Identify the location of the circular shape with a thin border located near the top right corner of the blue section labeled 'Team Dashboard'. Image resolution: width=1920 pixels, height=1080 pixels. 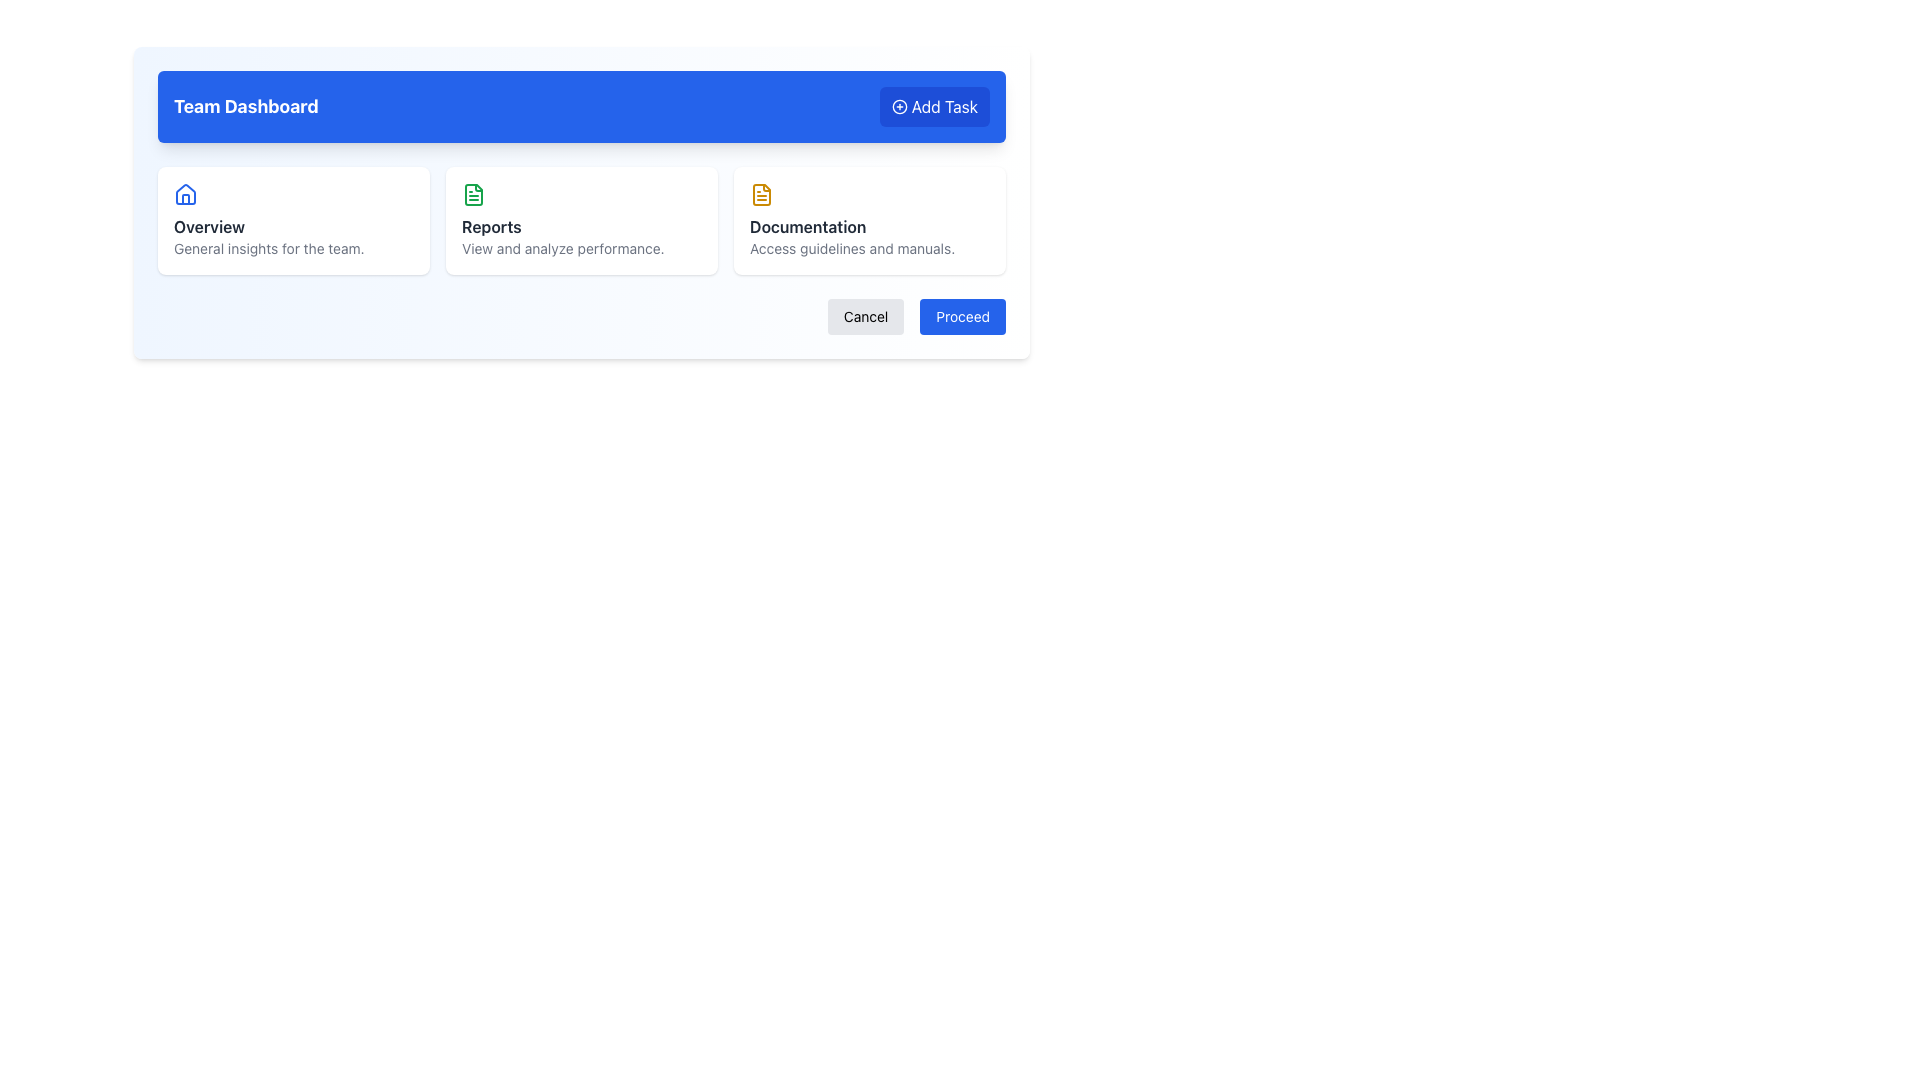
(898, 107).